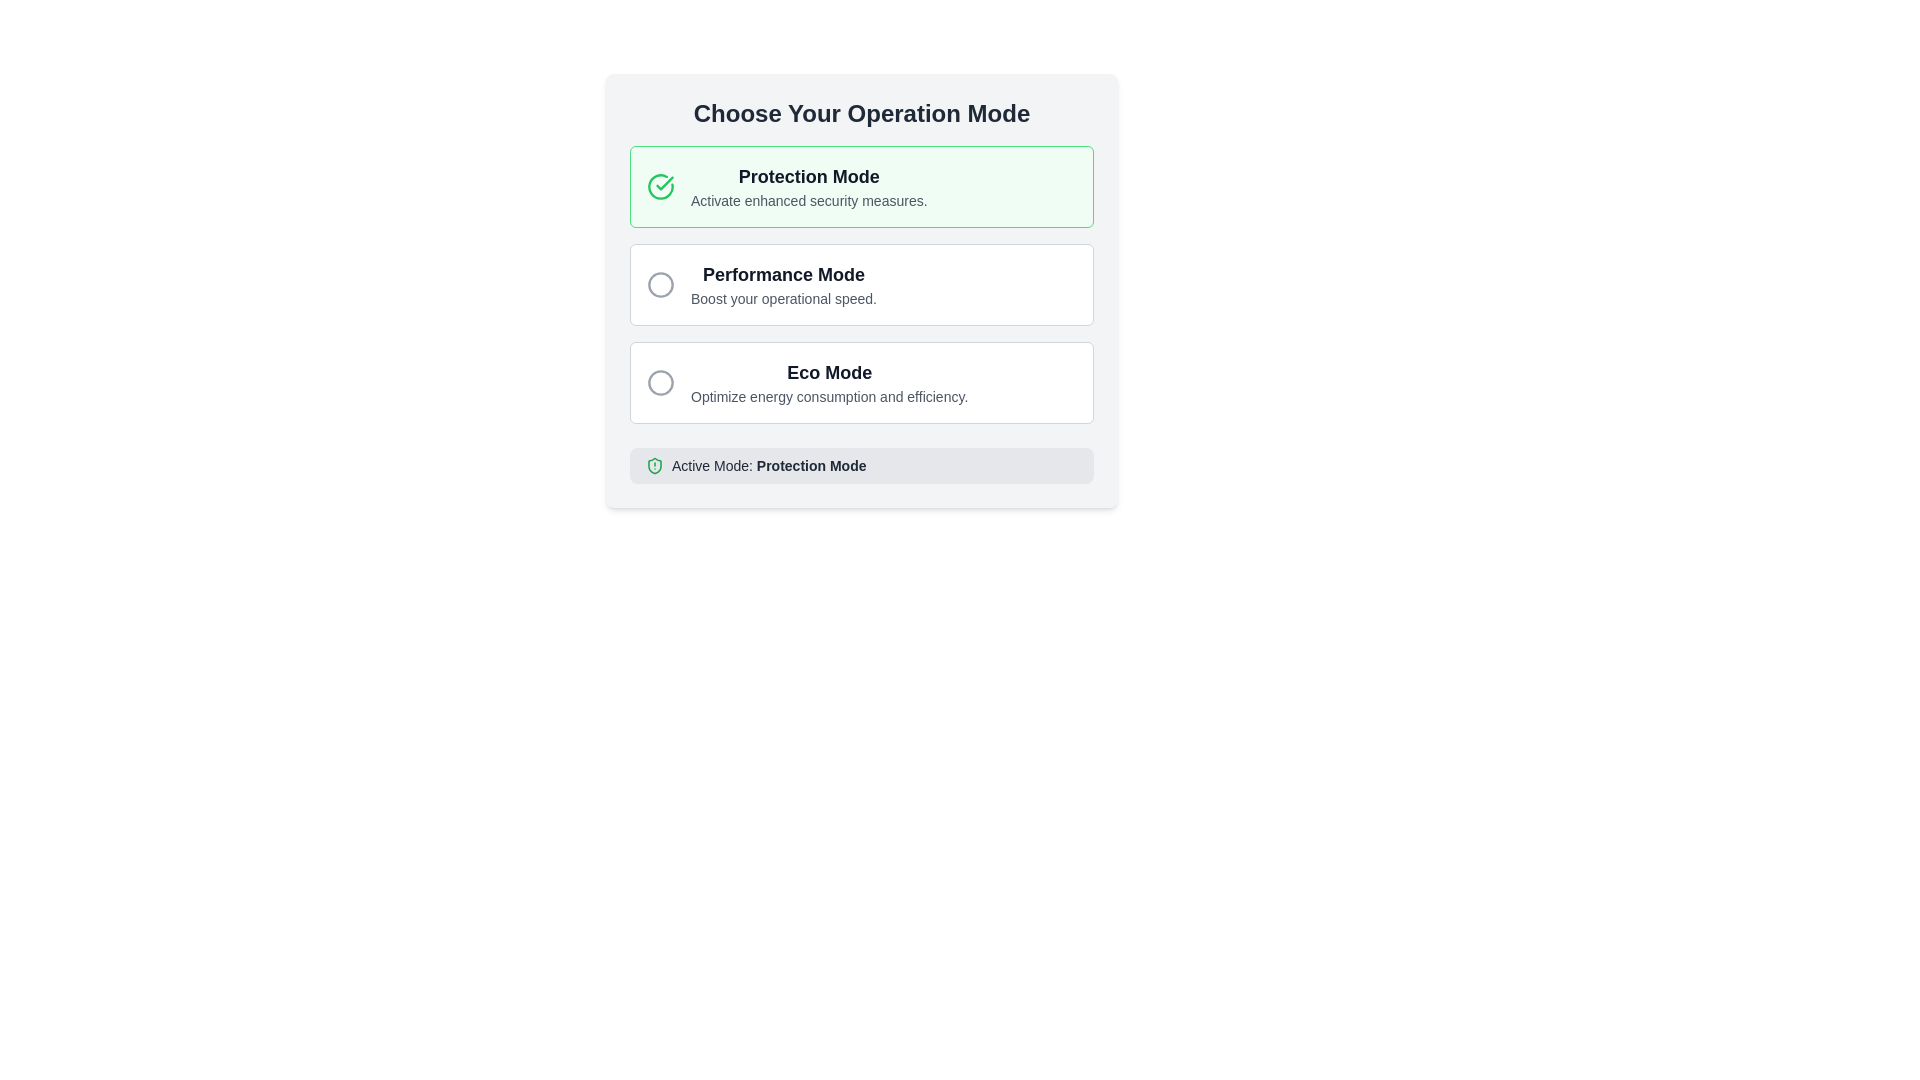 The width and height of the screenshot is (1920, 1080). Describe the element at coordinates (665, 183) in the screenshot. I see `the checkmark icon with a green stroke located in a circular icon to the left of the text 'Protection Mode' near the top segment of the active selection box` at that location.